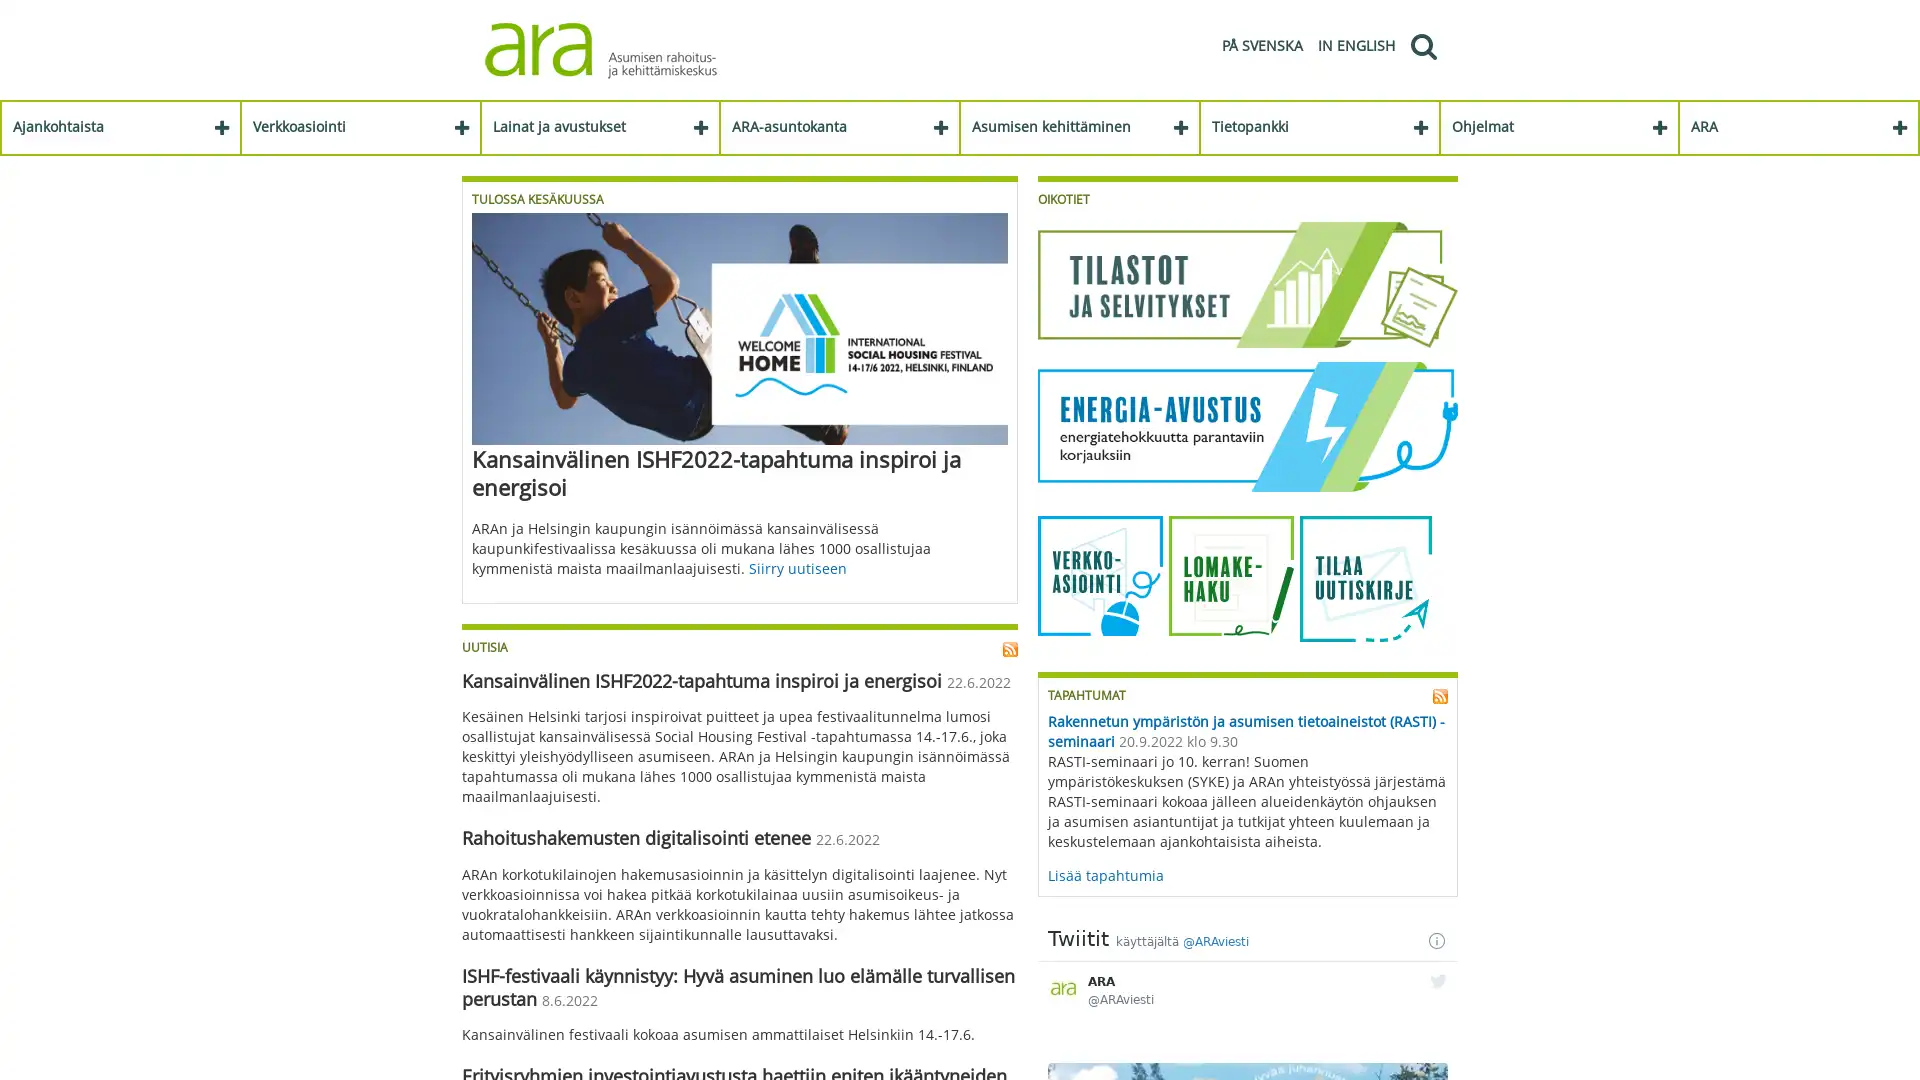 The height and width of the screenshot is (1080, 1920). I want to click on Hae, so click(1421, 45).